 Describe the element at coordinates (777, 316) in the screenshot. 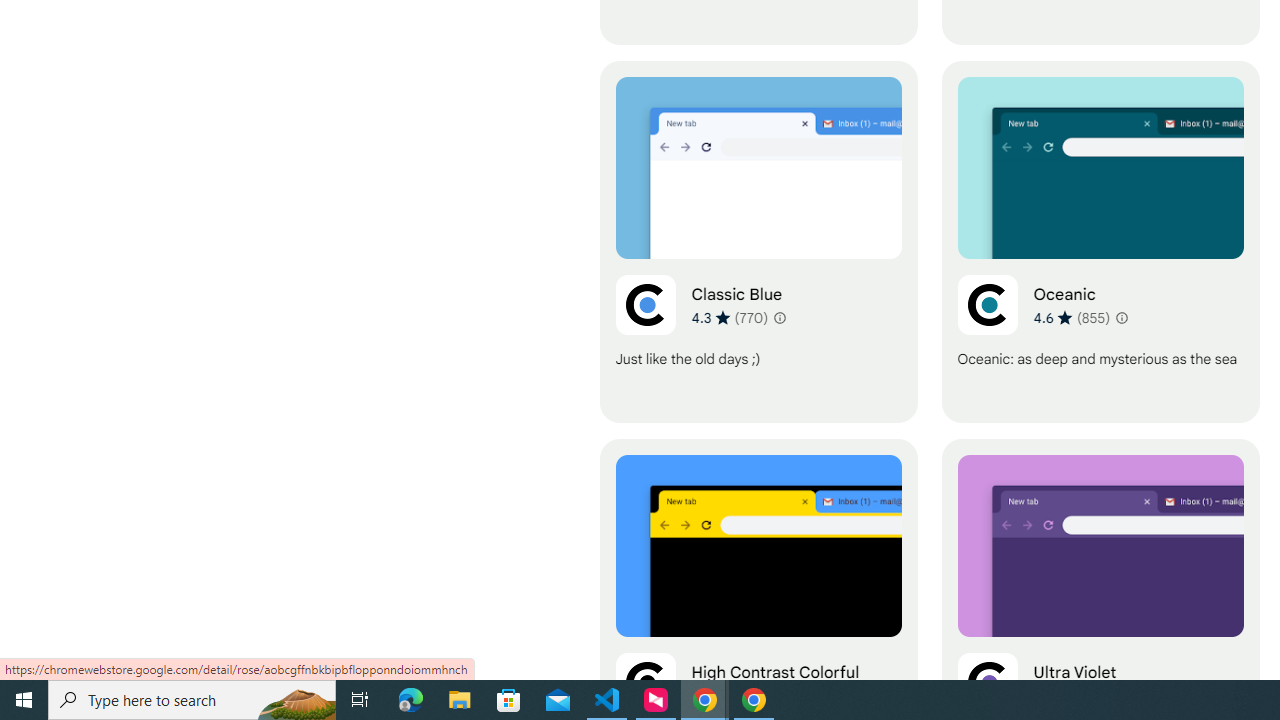

I see `'Learn more about results and reviews "Classic Blue"'` at that location.